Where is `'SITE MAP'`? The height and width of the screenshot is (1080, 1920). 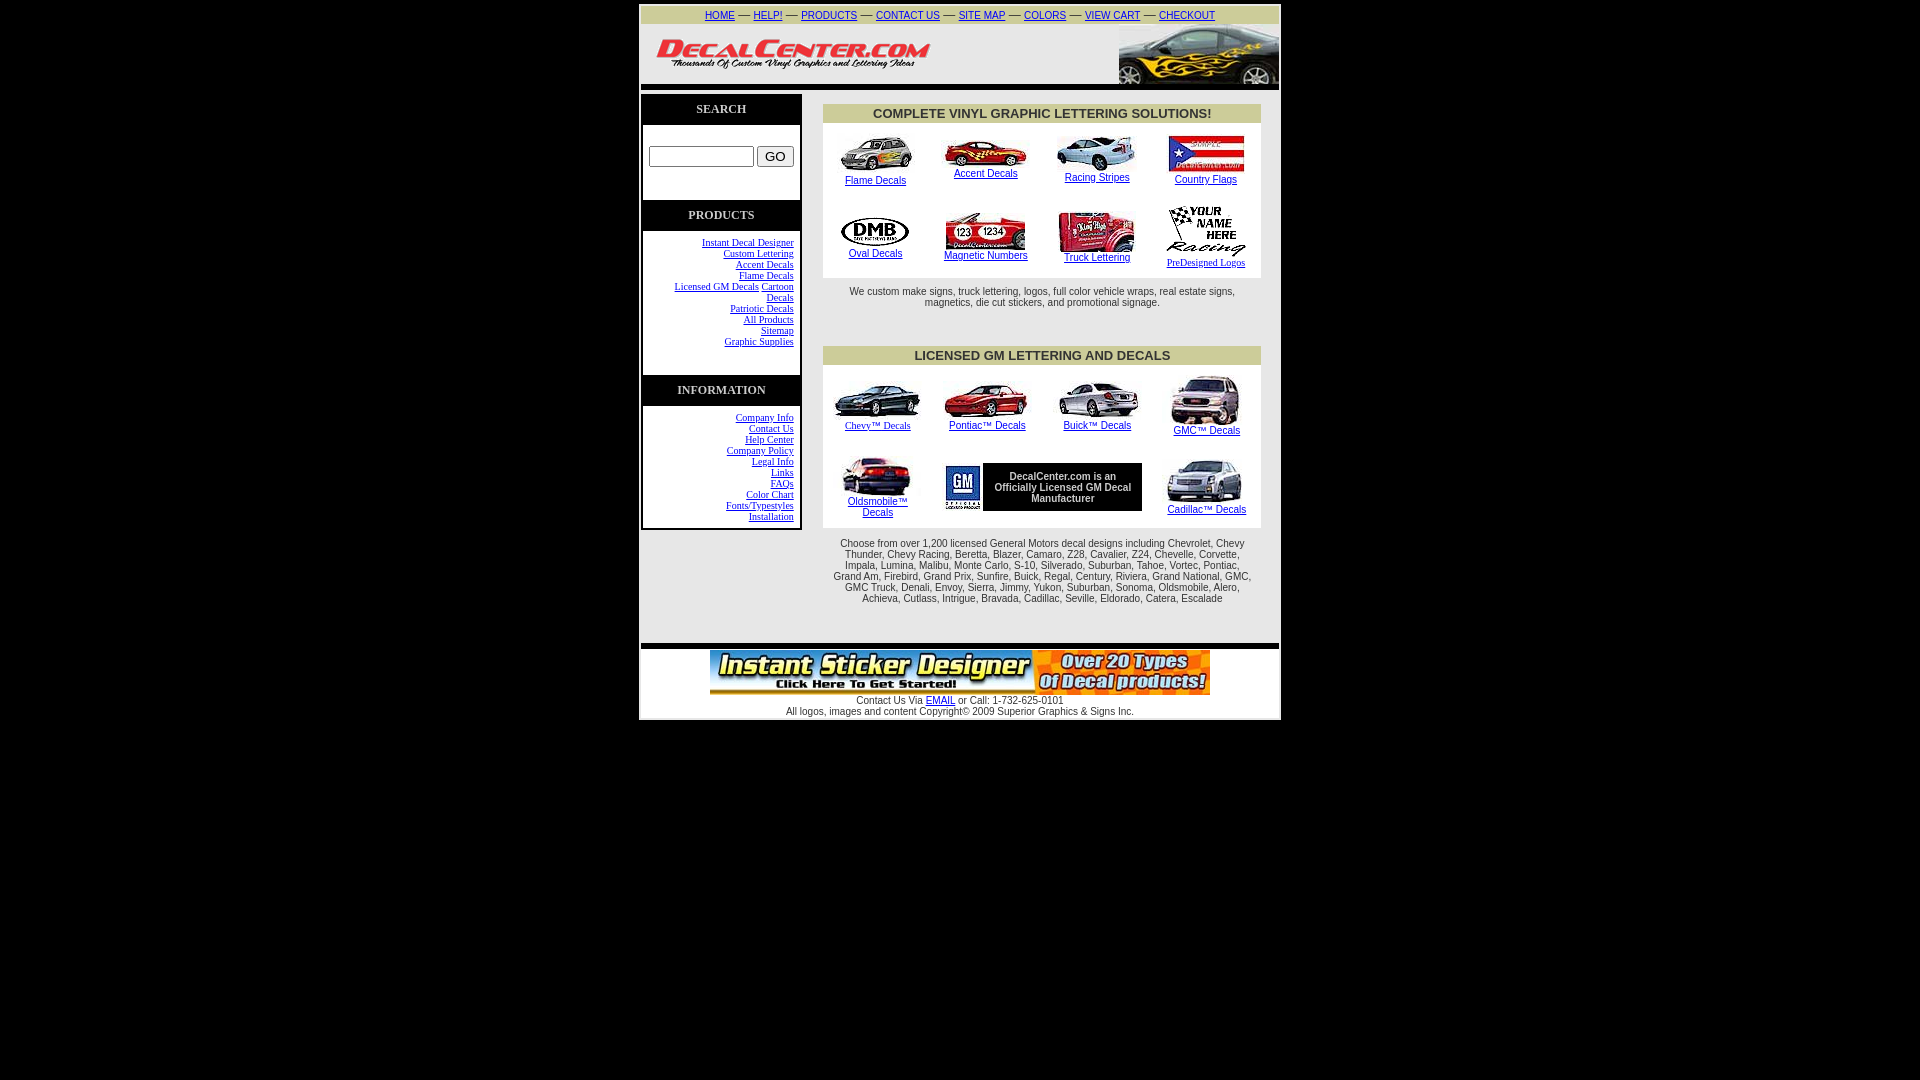 'SITE MAP' is located at coordinates (958, 15).